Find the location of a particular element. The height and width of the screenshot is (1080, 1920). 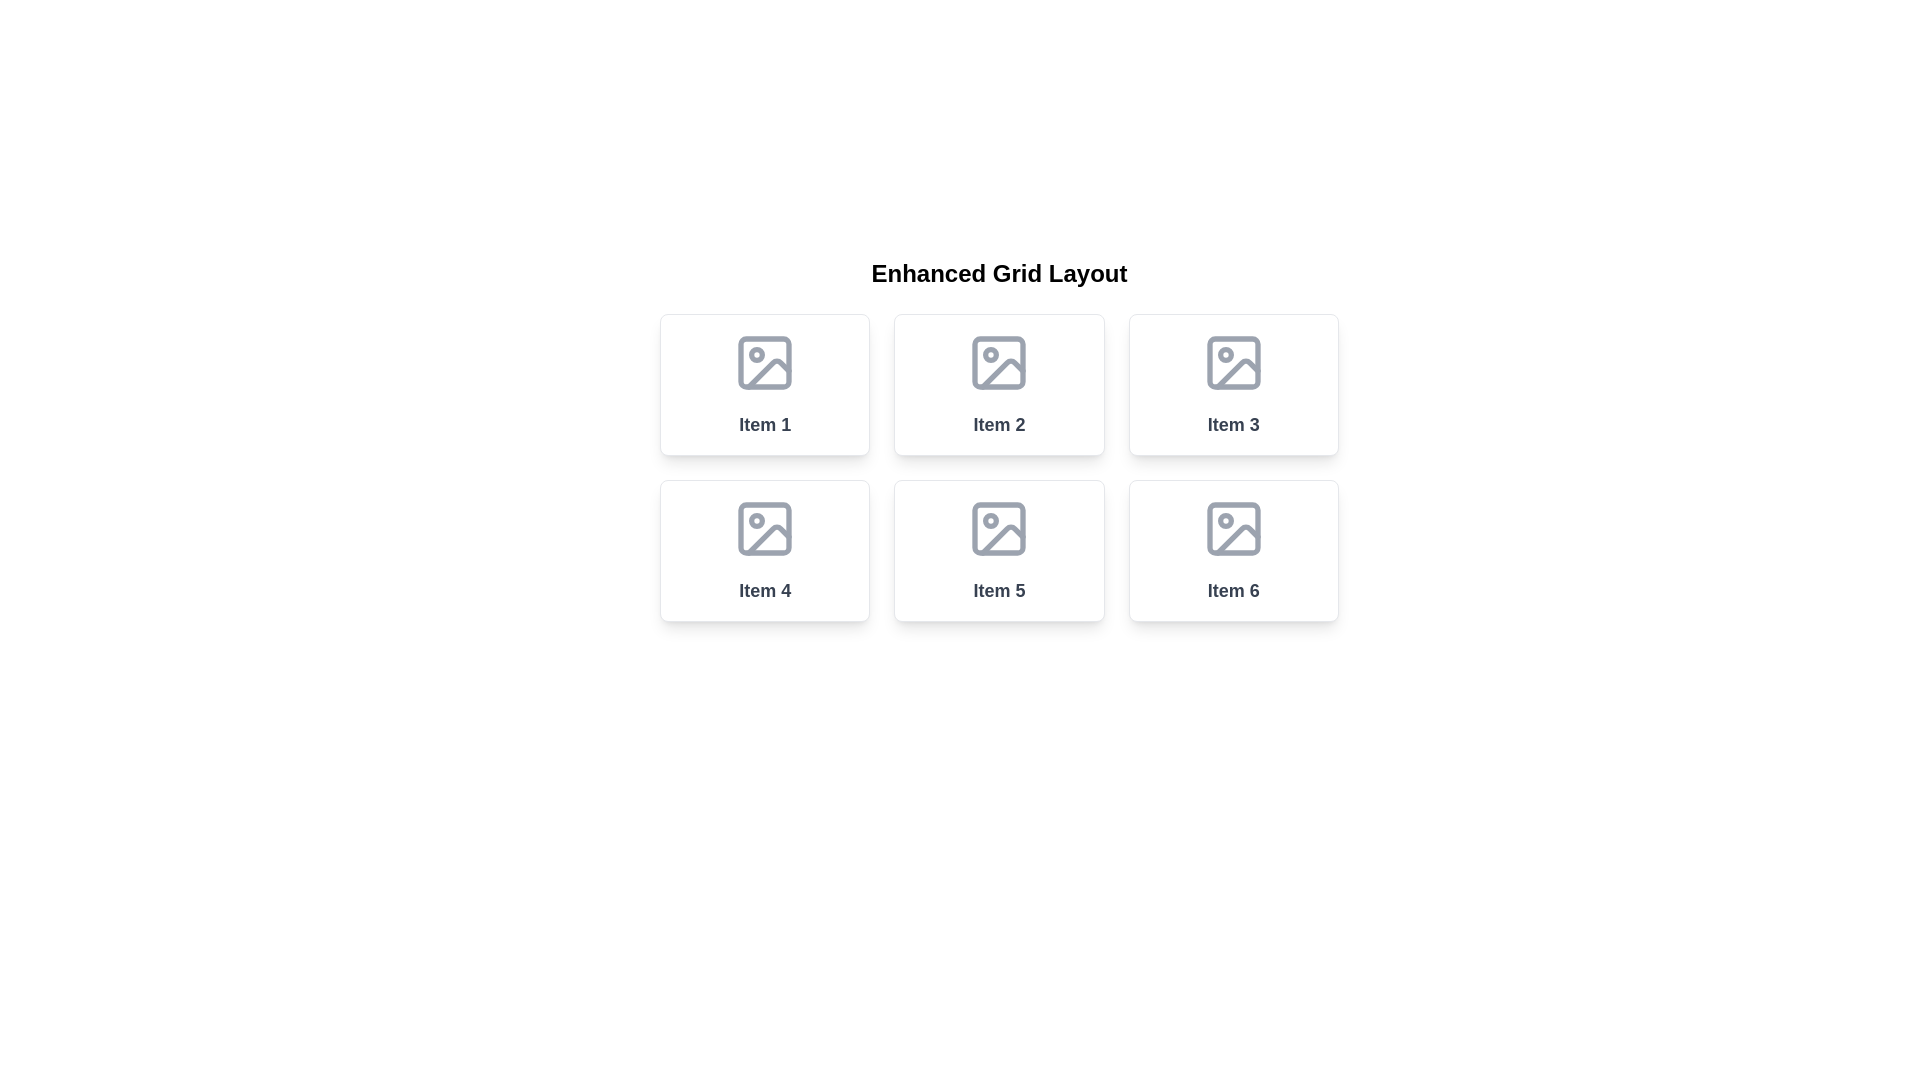

the decorative icon representing the image placeholder for 'Item 3', located in the top-right section of the grid is located at coordinates (1232, 362).